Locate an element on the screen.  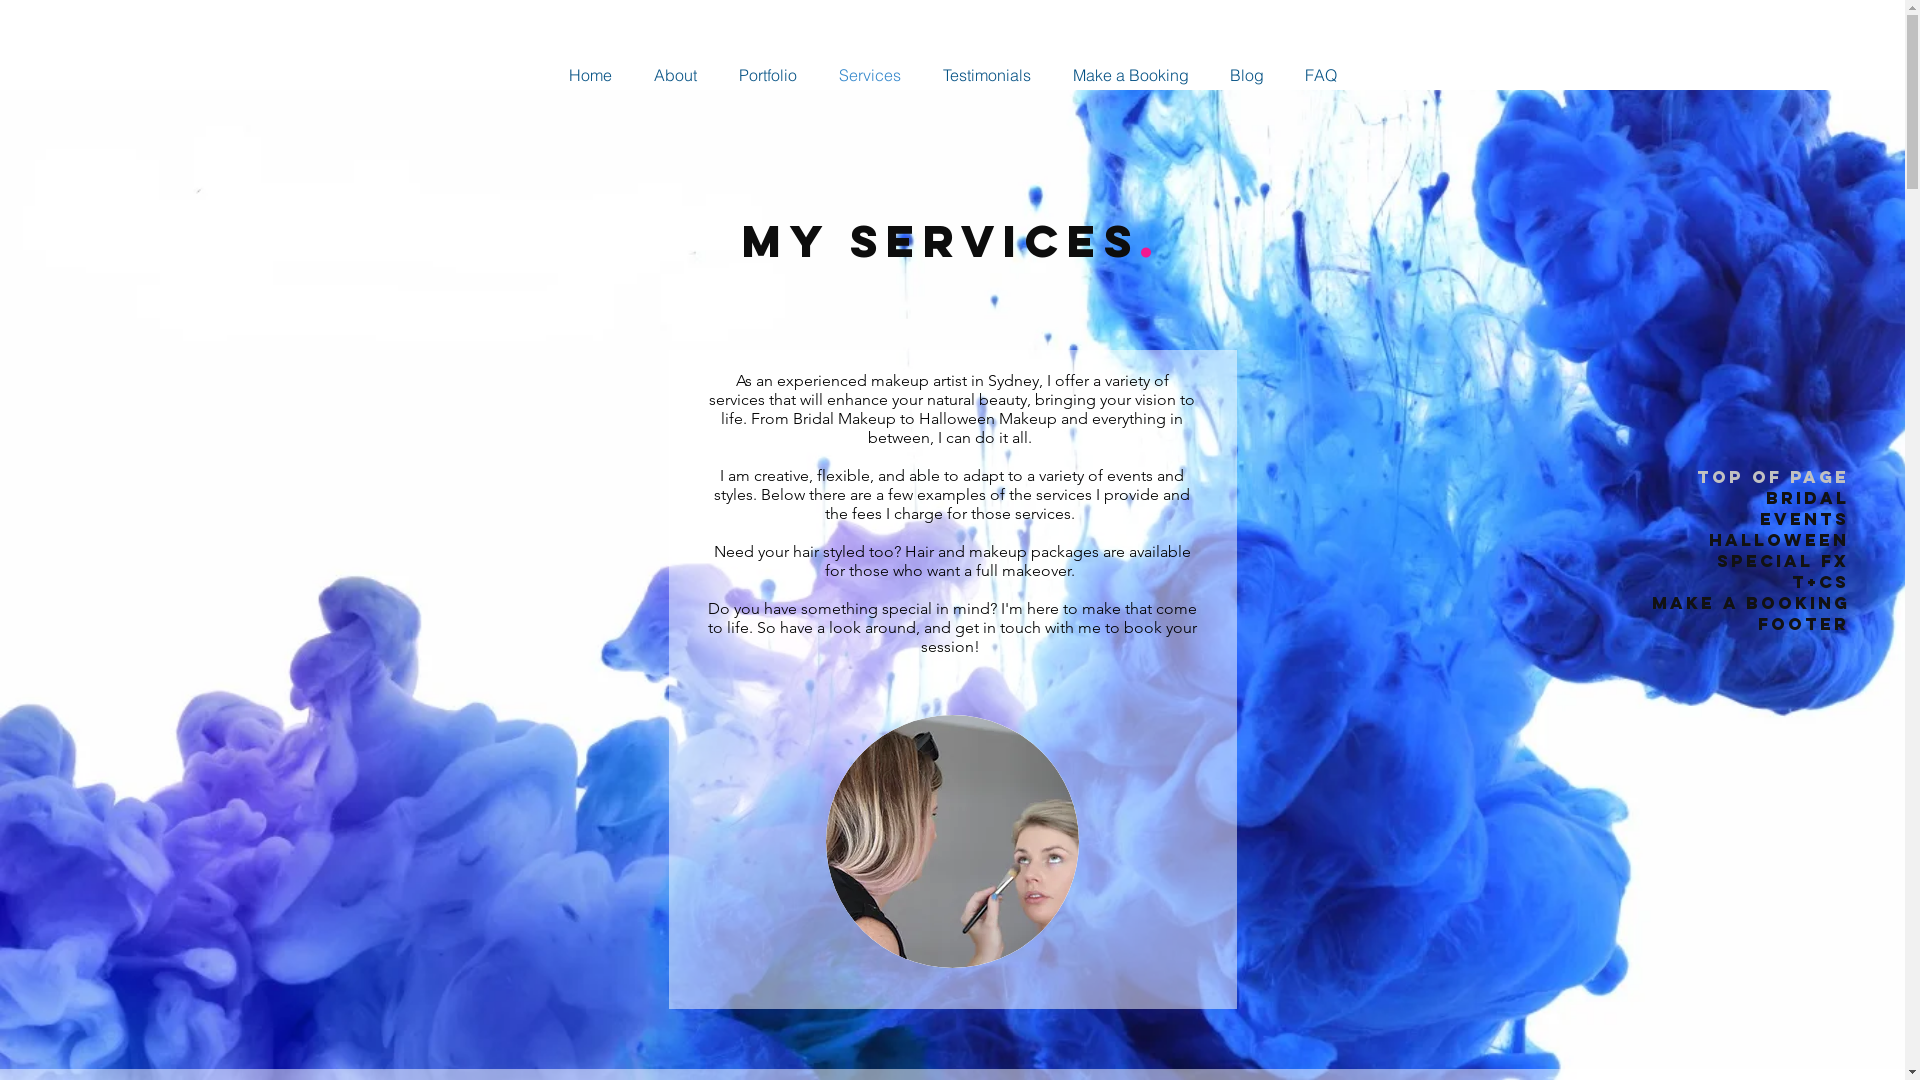
'Make a Booking' is located at coordinates (1131, 73).